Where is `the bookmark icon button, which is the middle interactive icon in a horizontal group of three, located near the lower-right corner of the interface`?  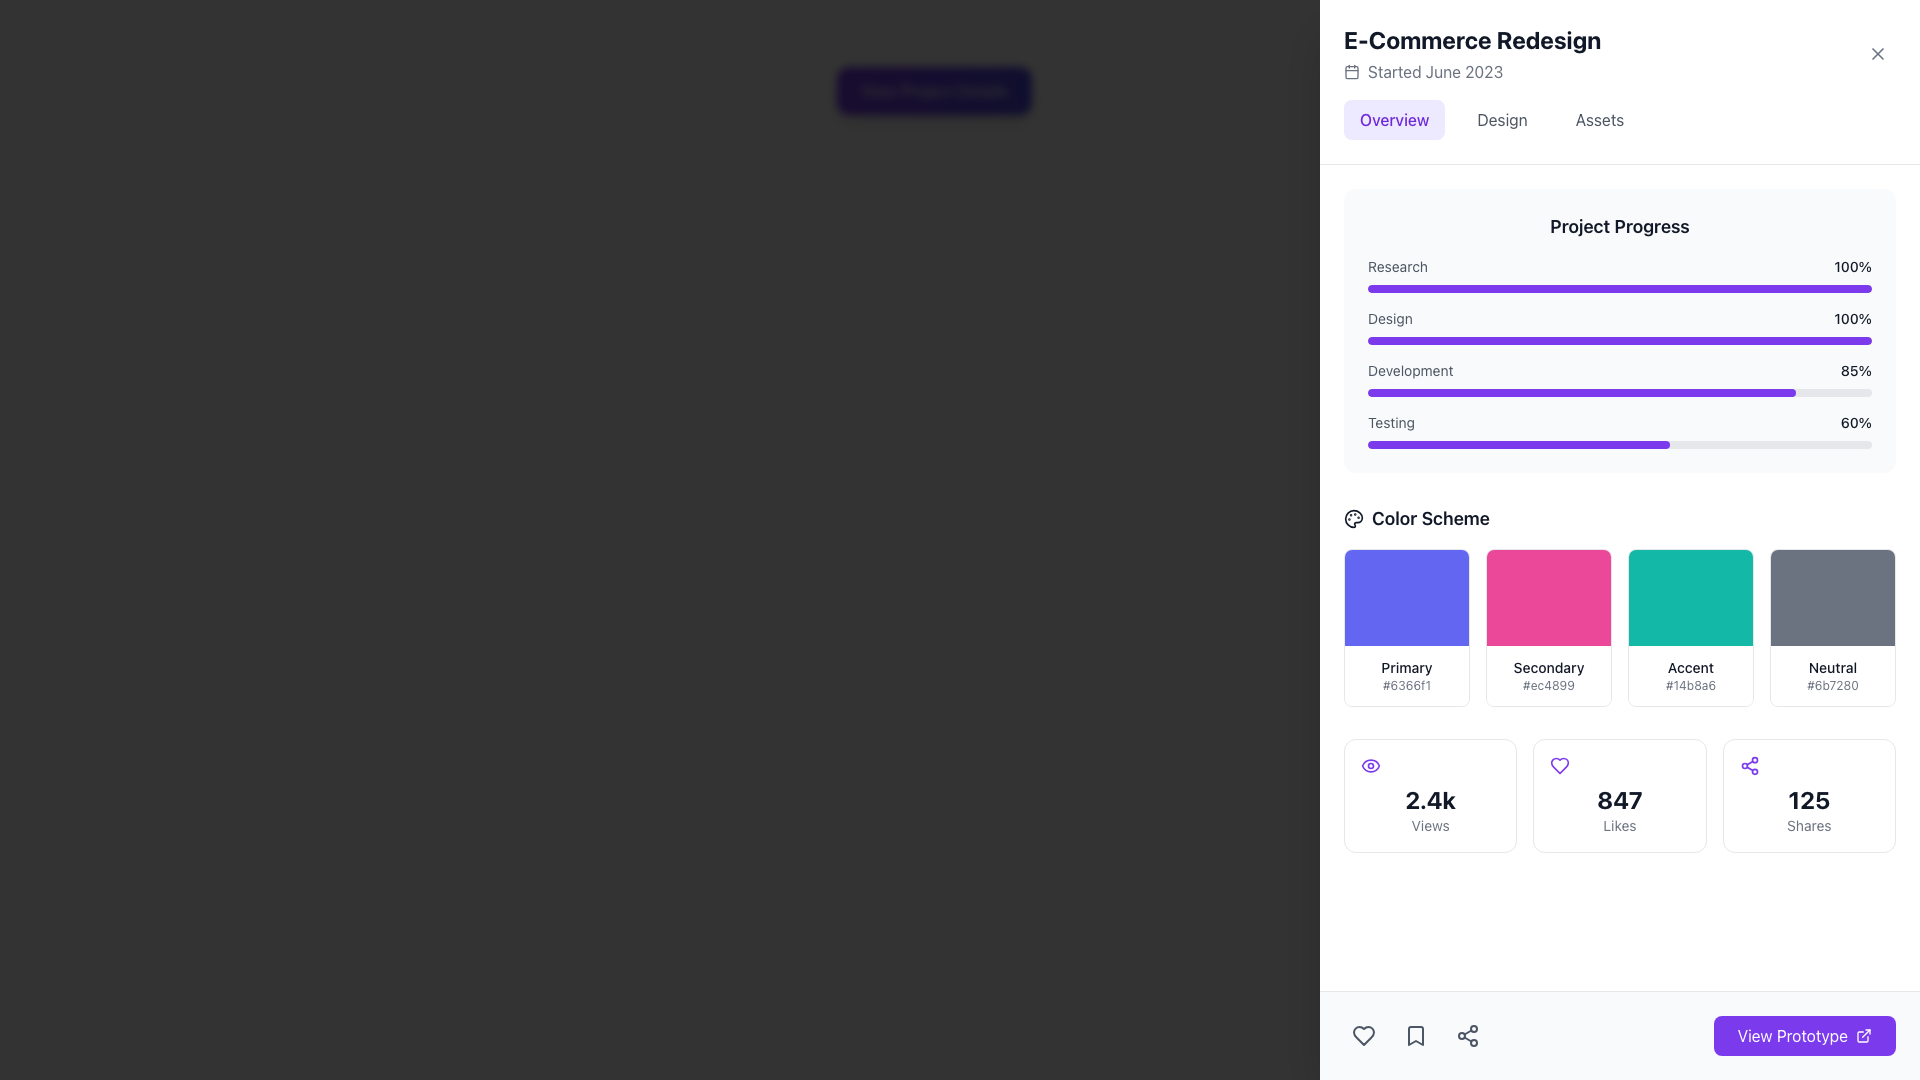 the bookmark icon button, which is the middle interactive icon in a horizontal group of three, located near the lower-right corner of the interface is located at coordinates (1415, 1035).